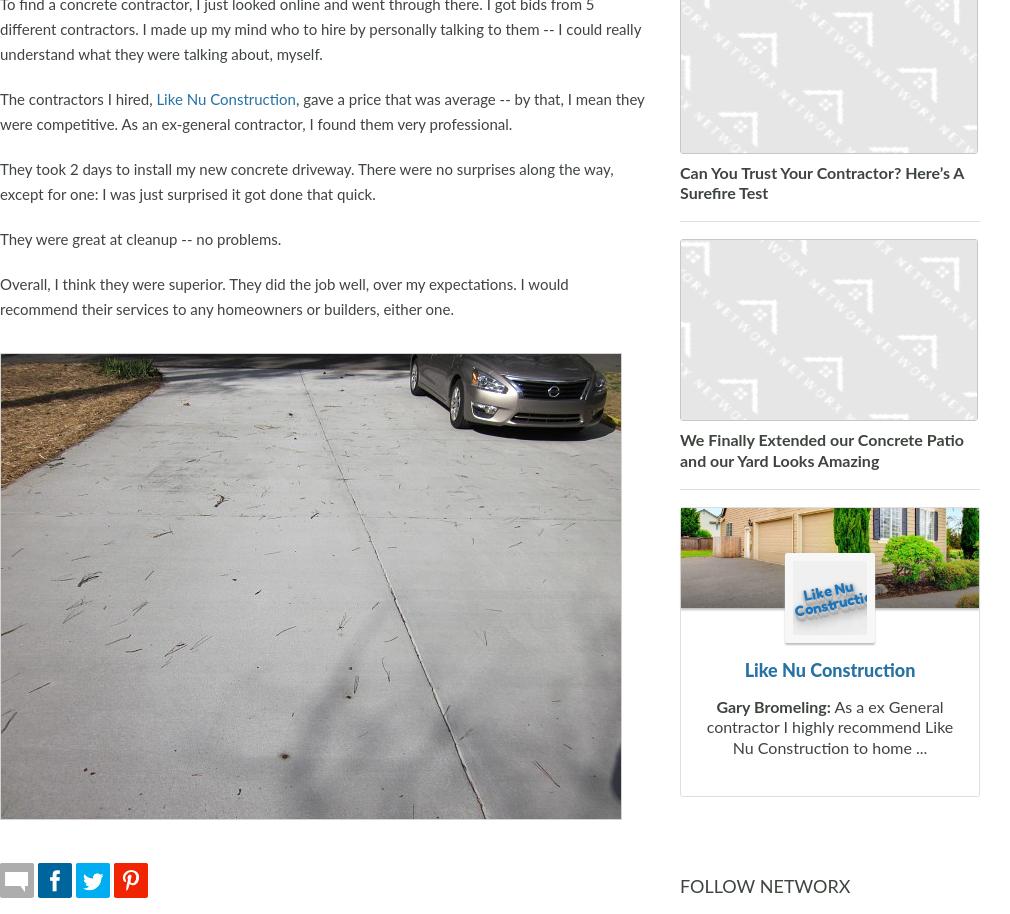  Describe the element at coordinates (772, 705) in the screenshot. I see `'Gary Bromeling:'` at that location.